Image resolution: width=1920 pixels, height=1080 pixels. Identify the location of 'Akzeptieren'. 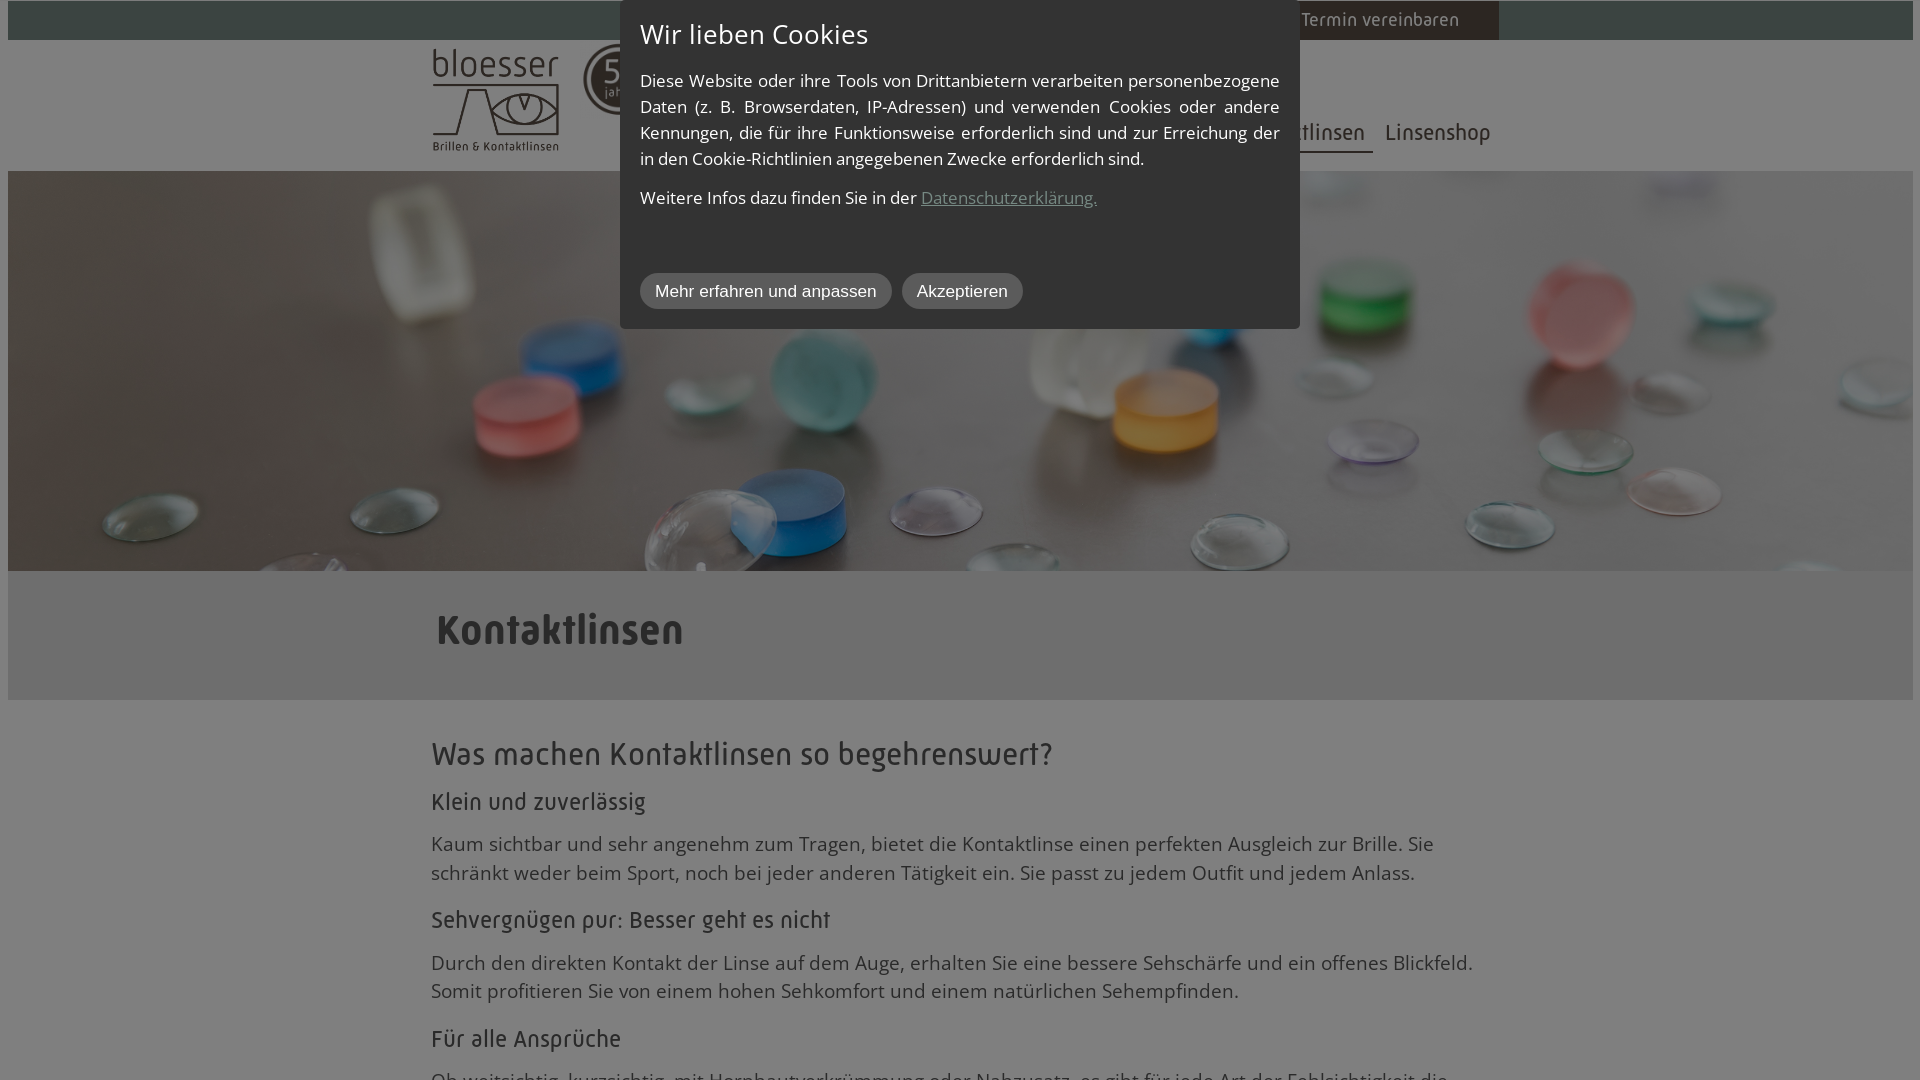
(962, 291).